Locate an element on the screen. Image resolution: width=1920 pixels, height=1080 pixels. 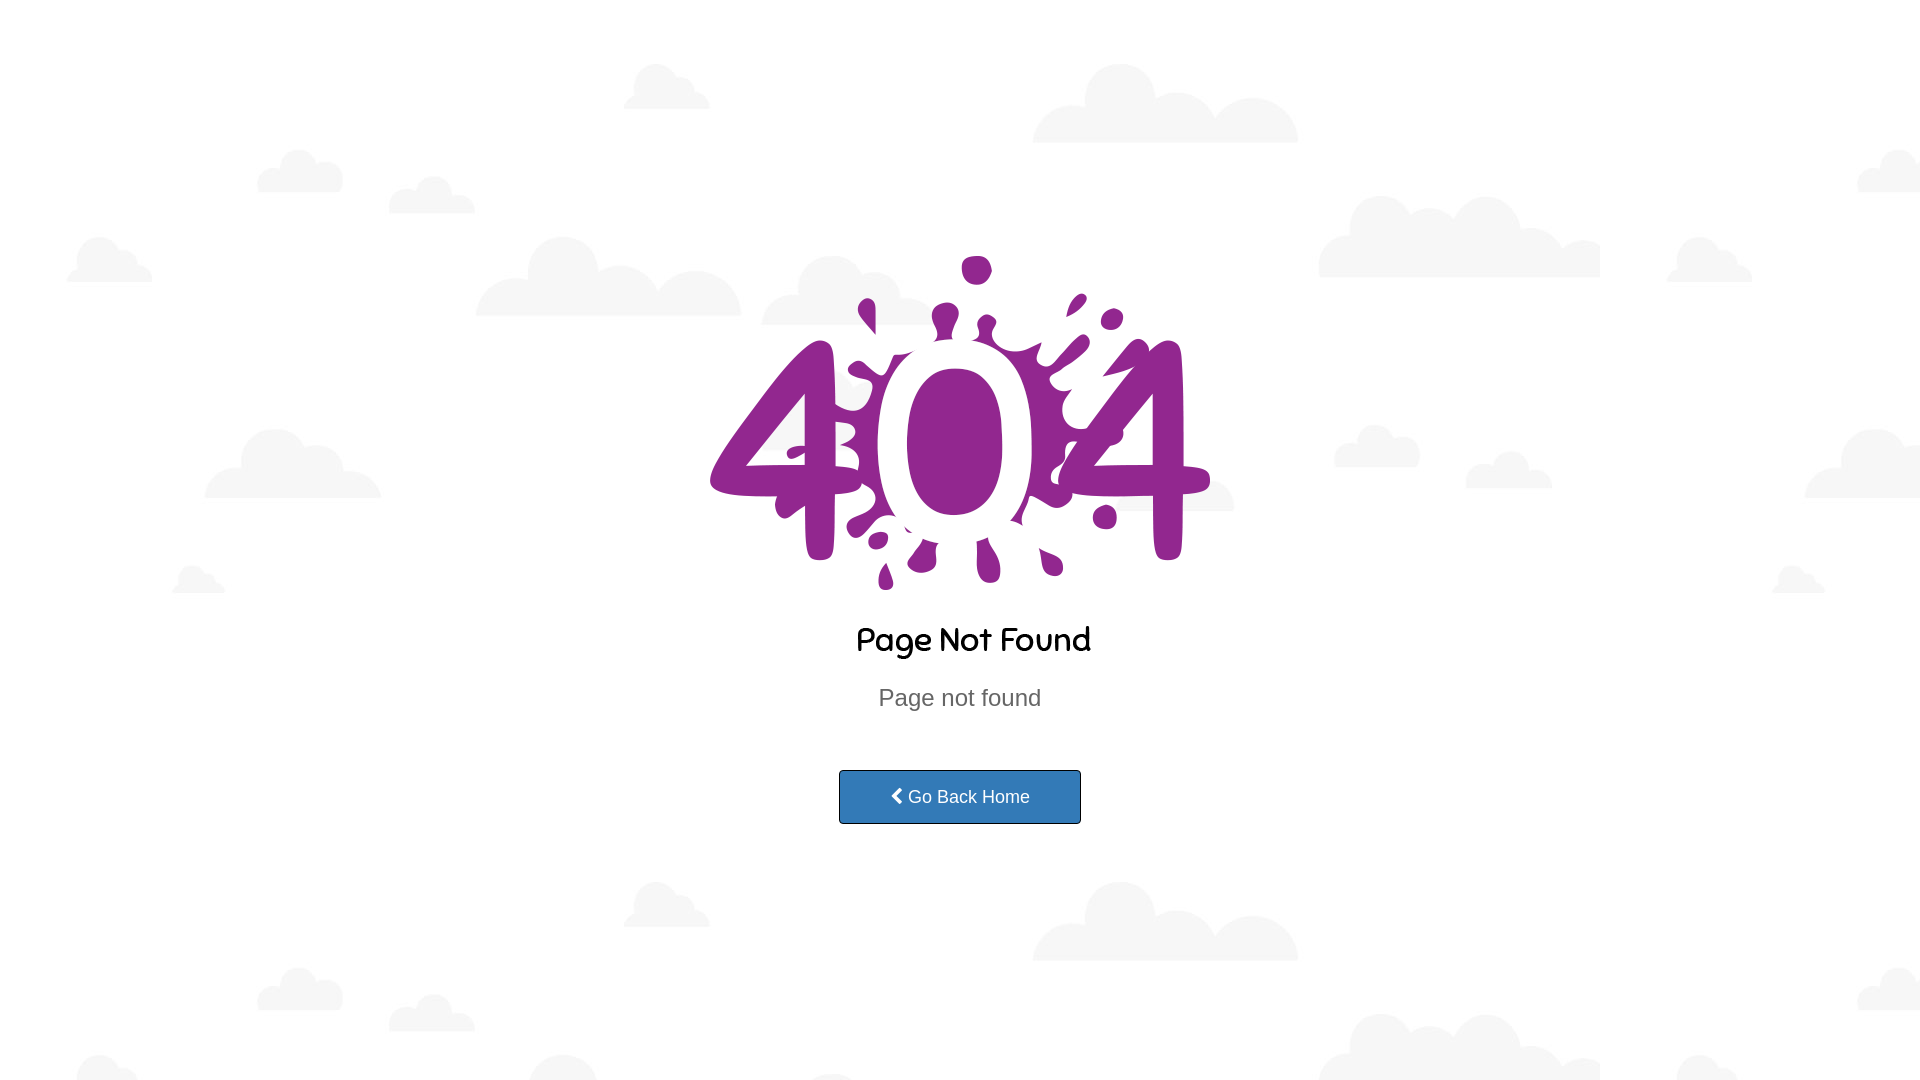
'Go Back Home' is located at coordinates (960, 796).